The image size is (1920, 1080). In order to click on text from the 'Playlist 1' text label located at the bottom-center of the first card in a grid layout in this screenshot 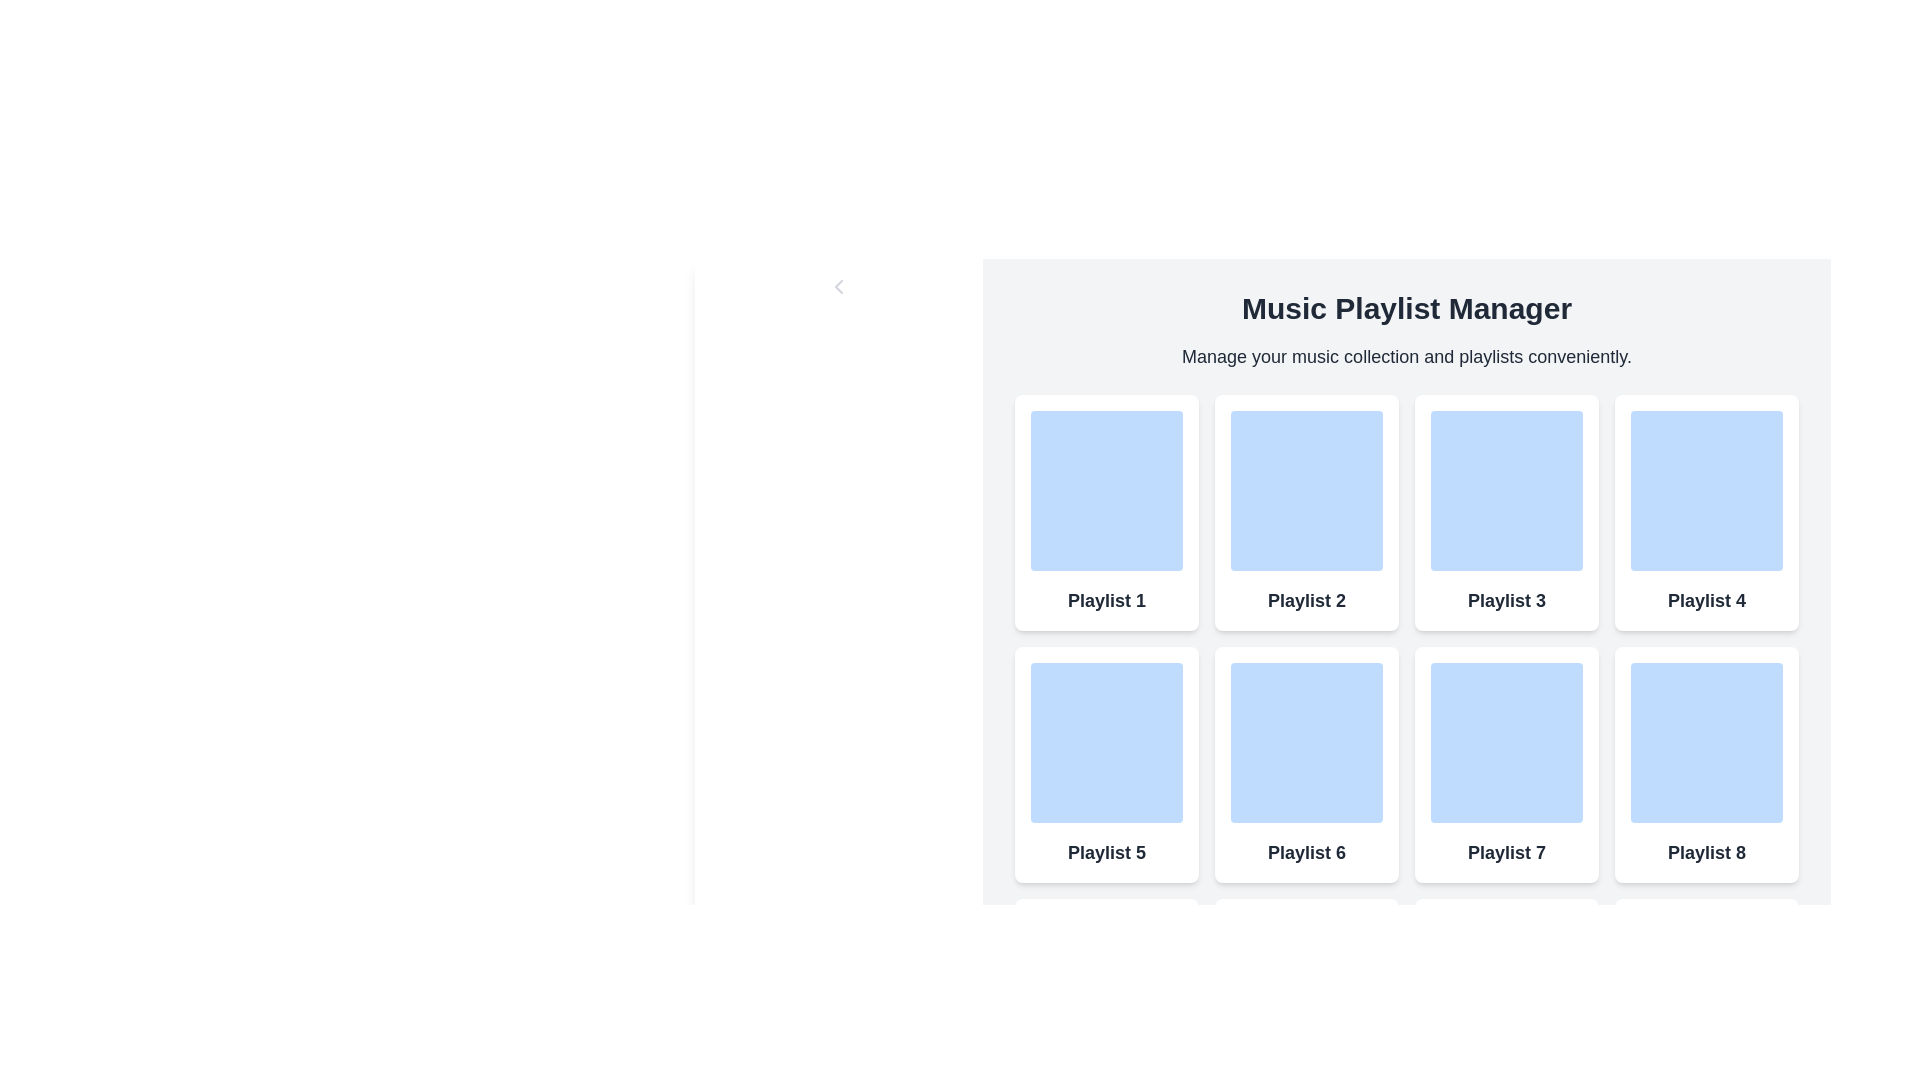, I will do `click(1106, 600)`.